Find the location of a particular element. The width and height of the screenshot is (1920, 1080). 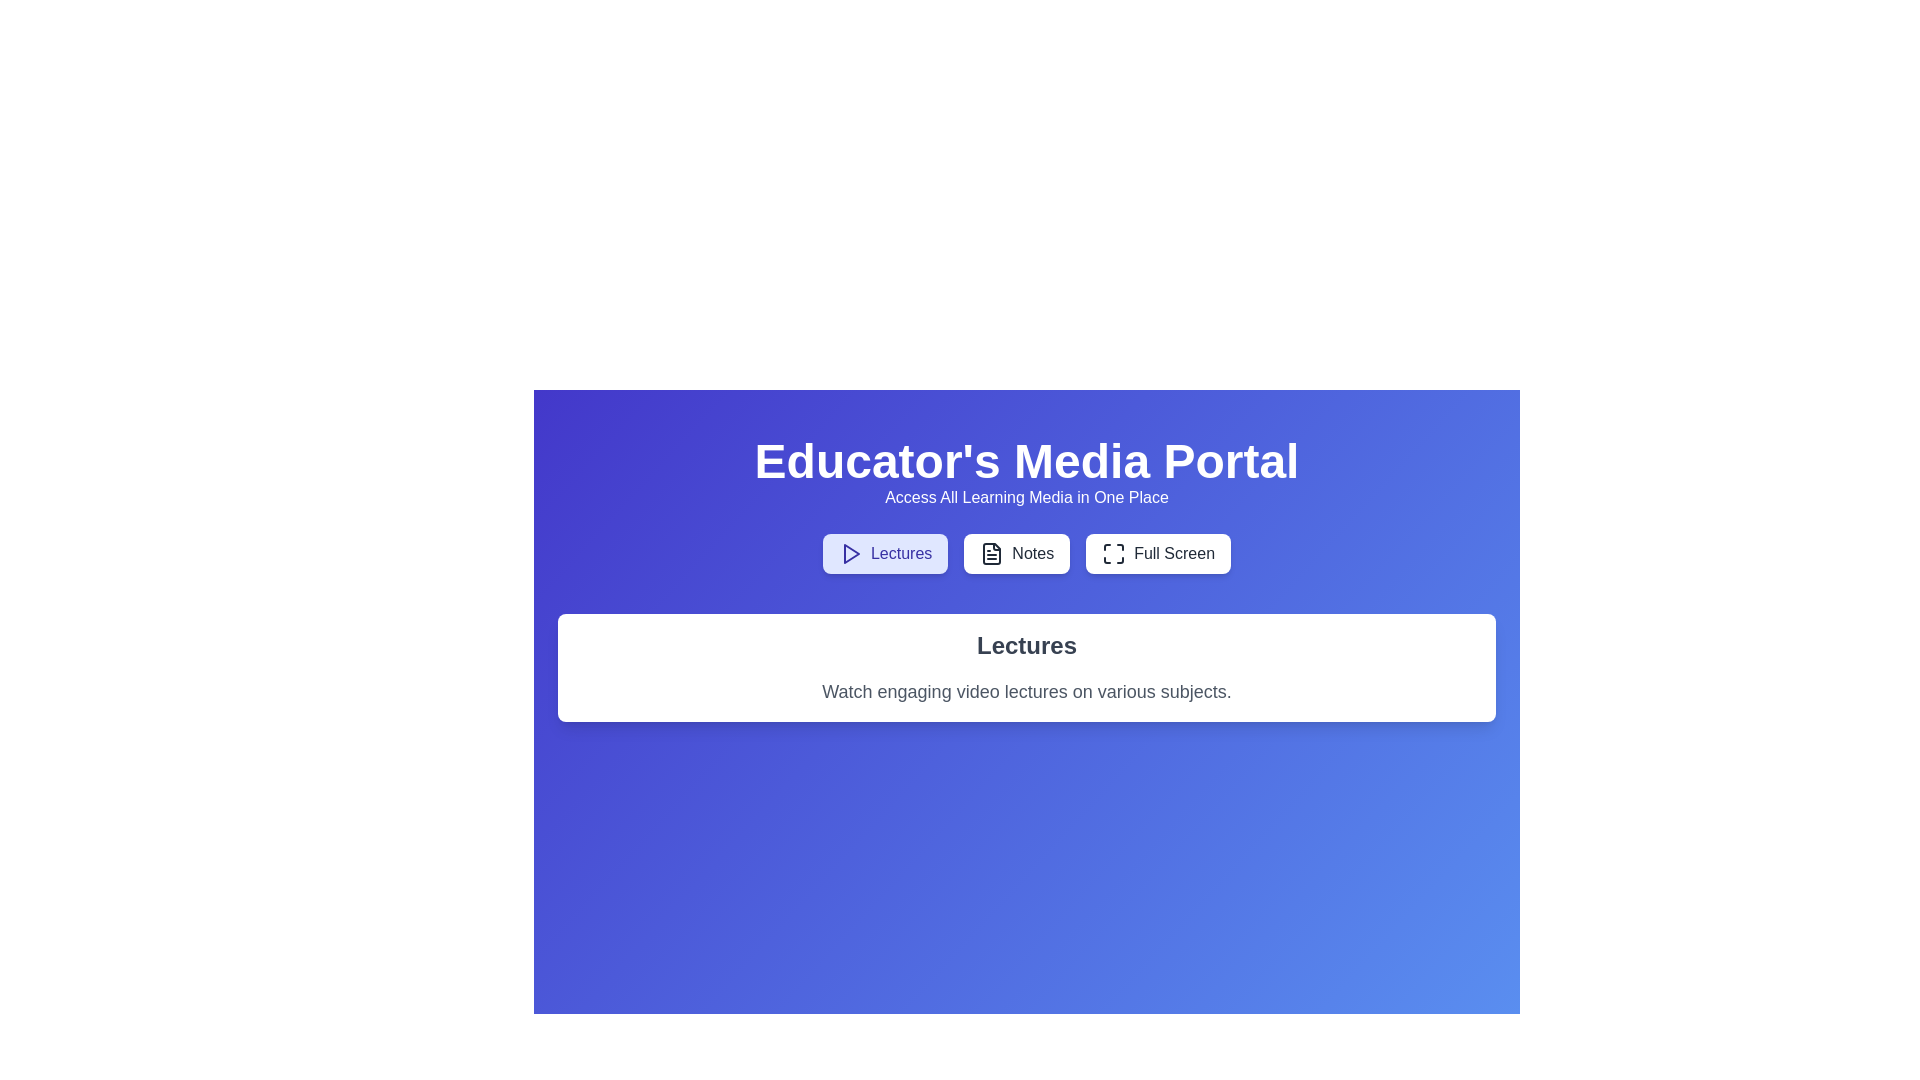

the tab labeled Lectures is located at coordinates (883, 554).